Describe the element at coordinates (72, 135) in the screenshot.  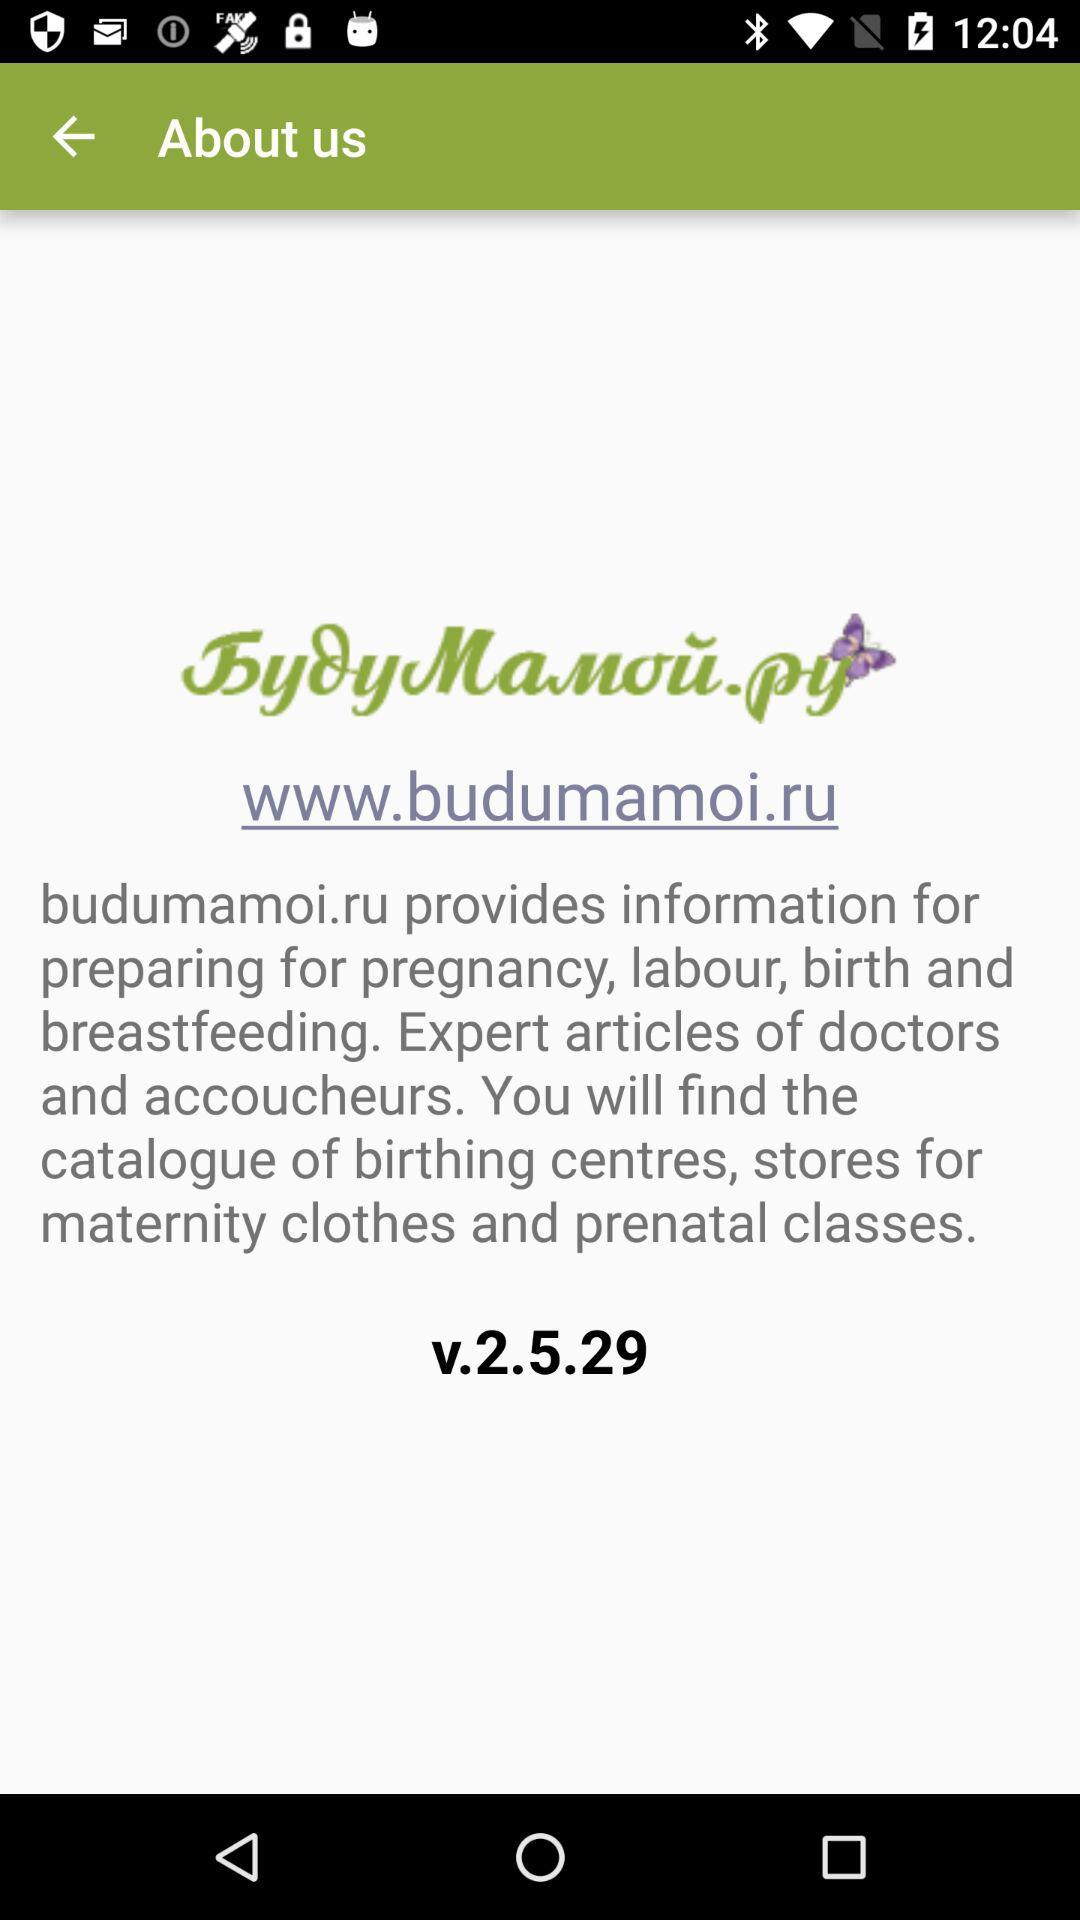
I see `item above budumamoi ru provides icon` at that location.